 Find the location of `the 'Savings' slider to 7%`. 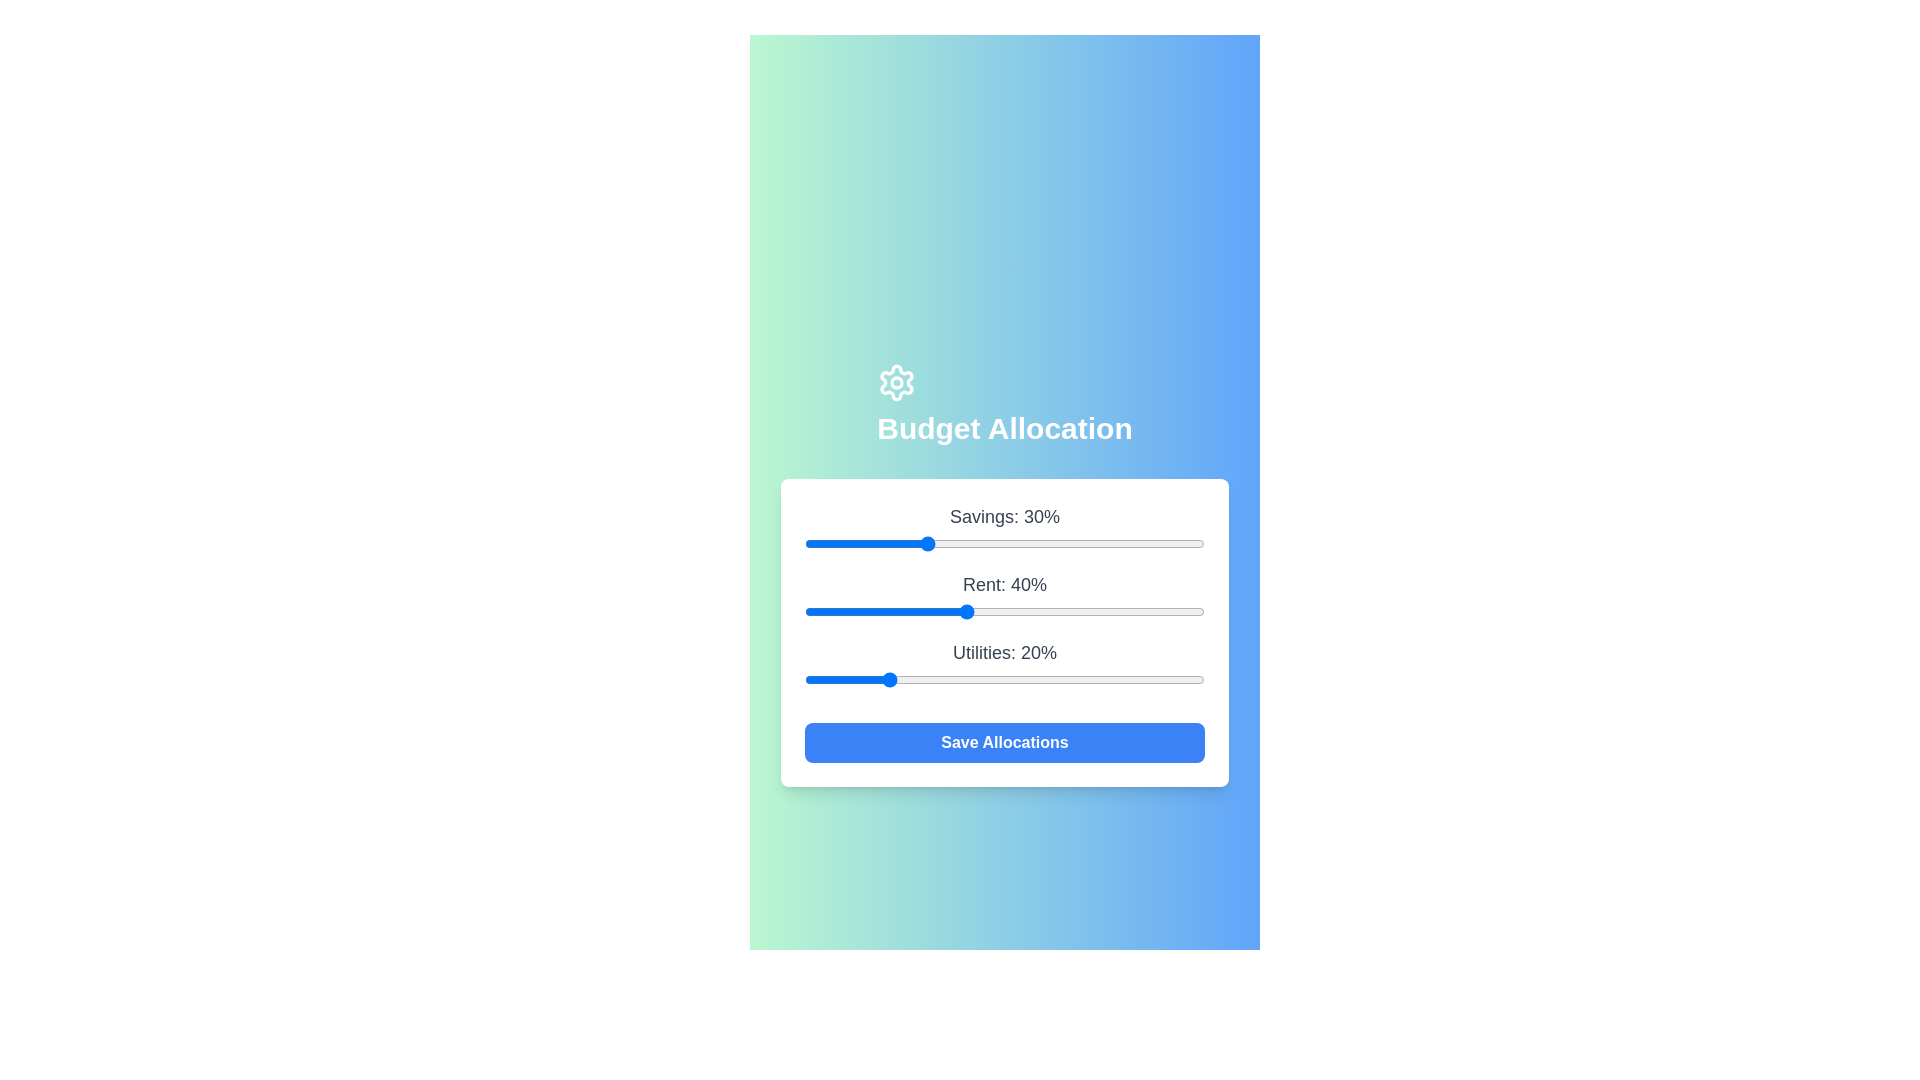

the 'Savings' slider to 7% is located at coordinates (833, 543).